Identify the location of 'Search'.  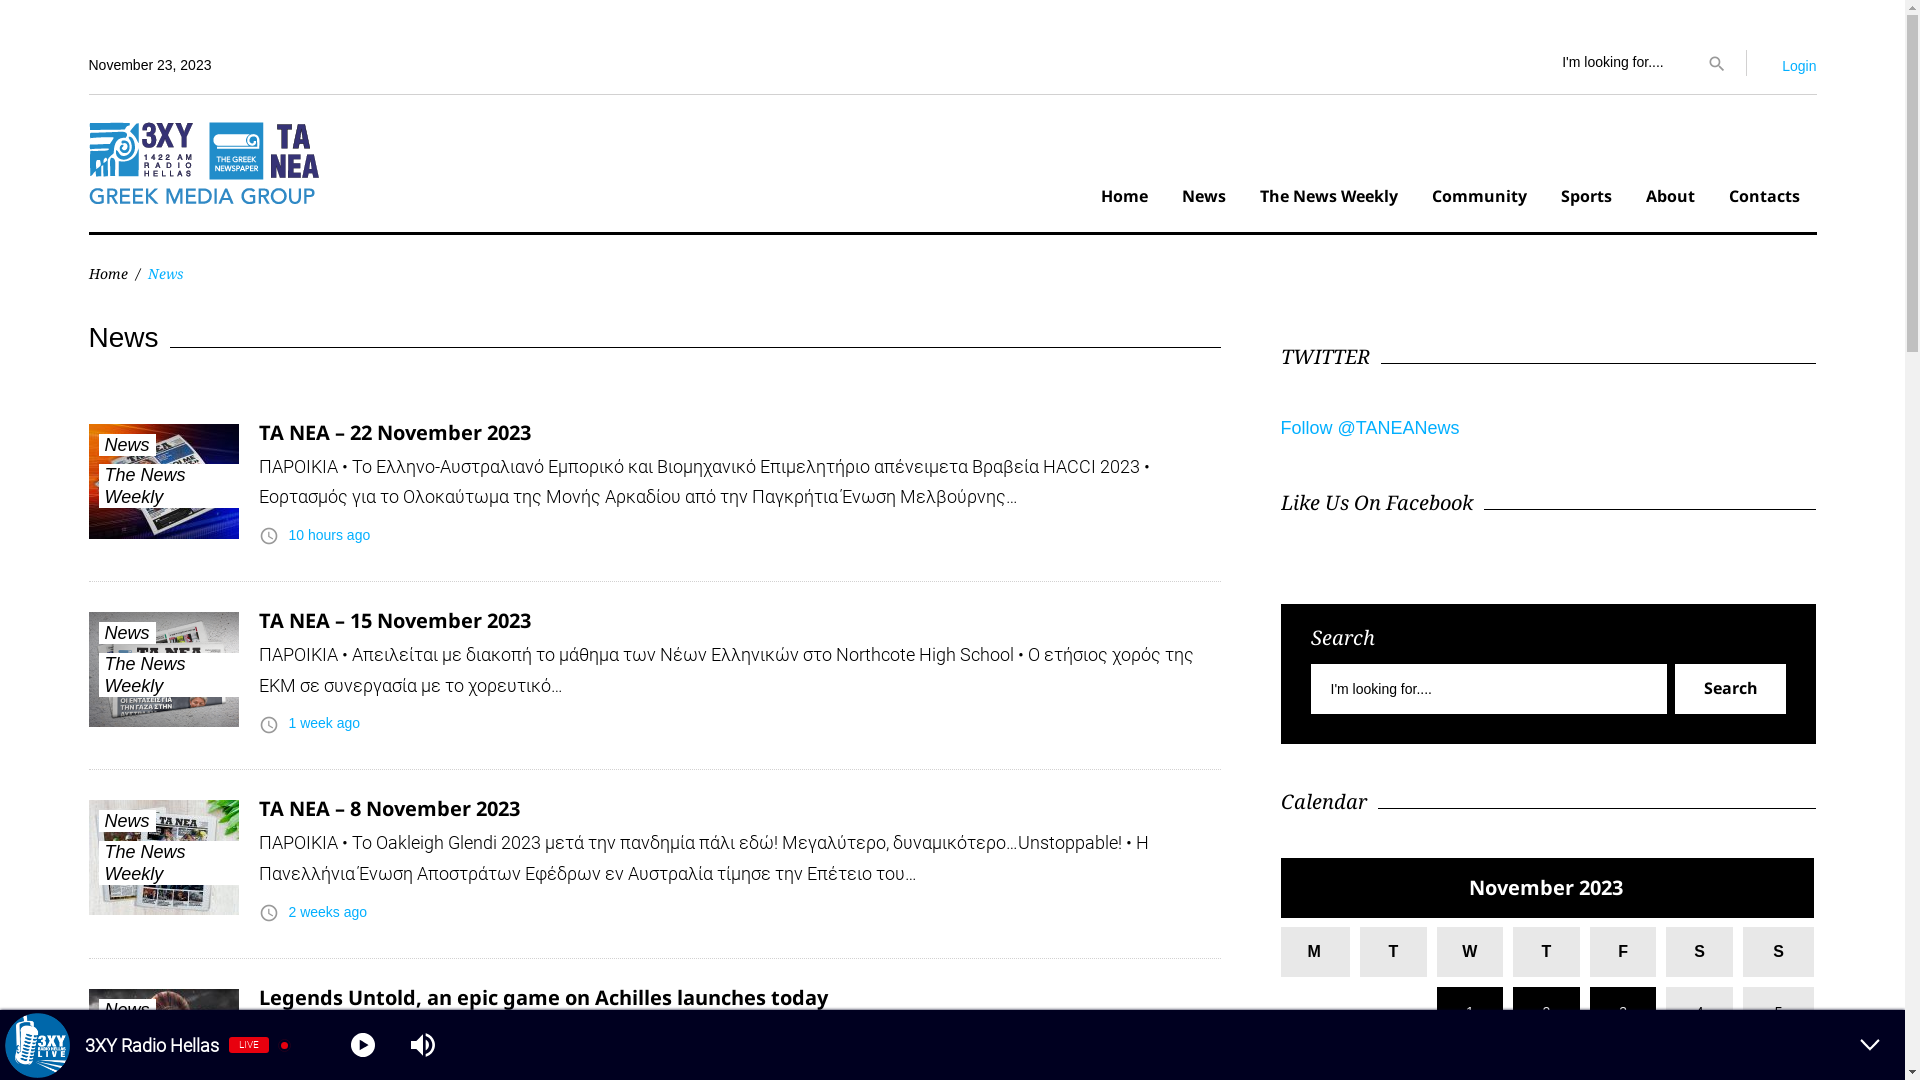
(1675, 688).